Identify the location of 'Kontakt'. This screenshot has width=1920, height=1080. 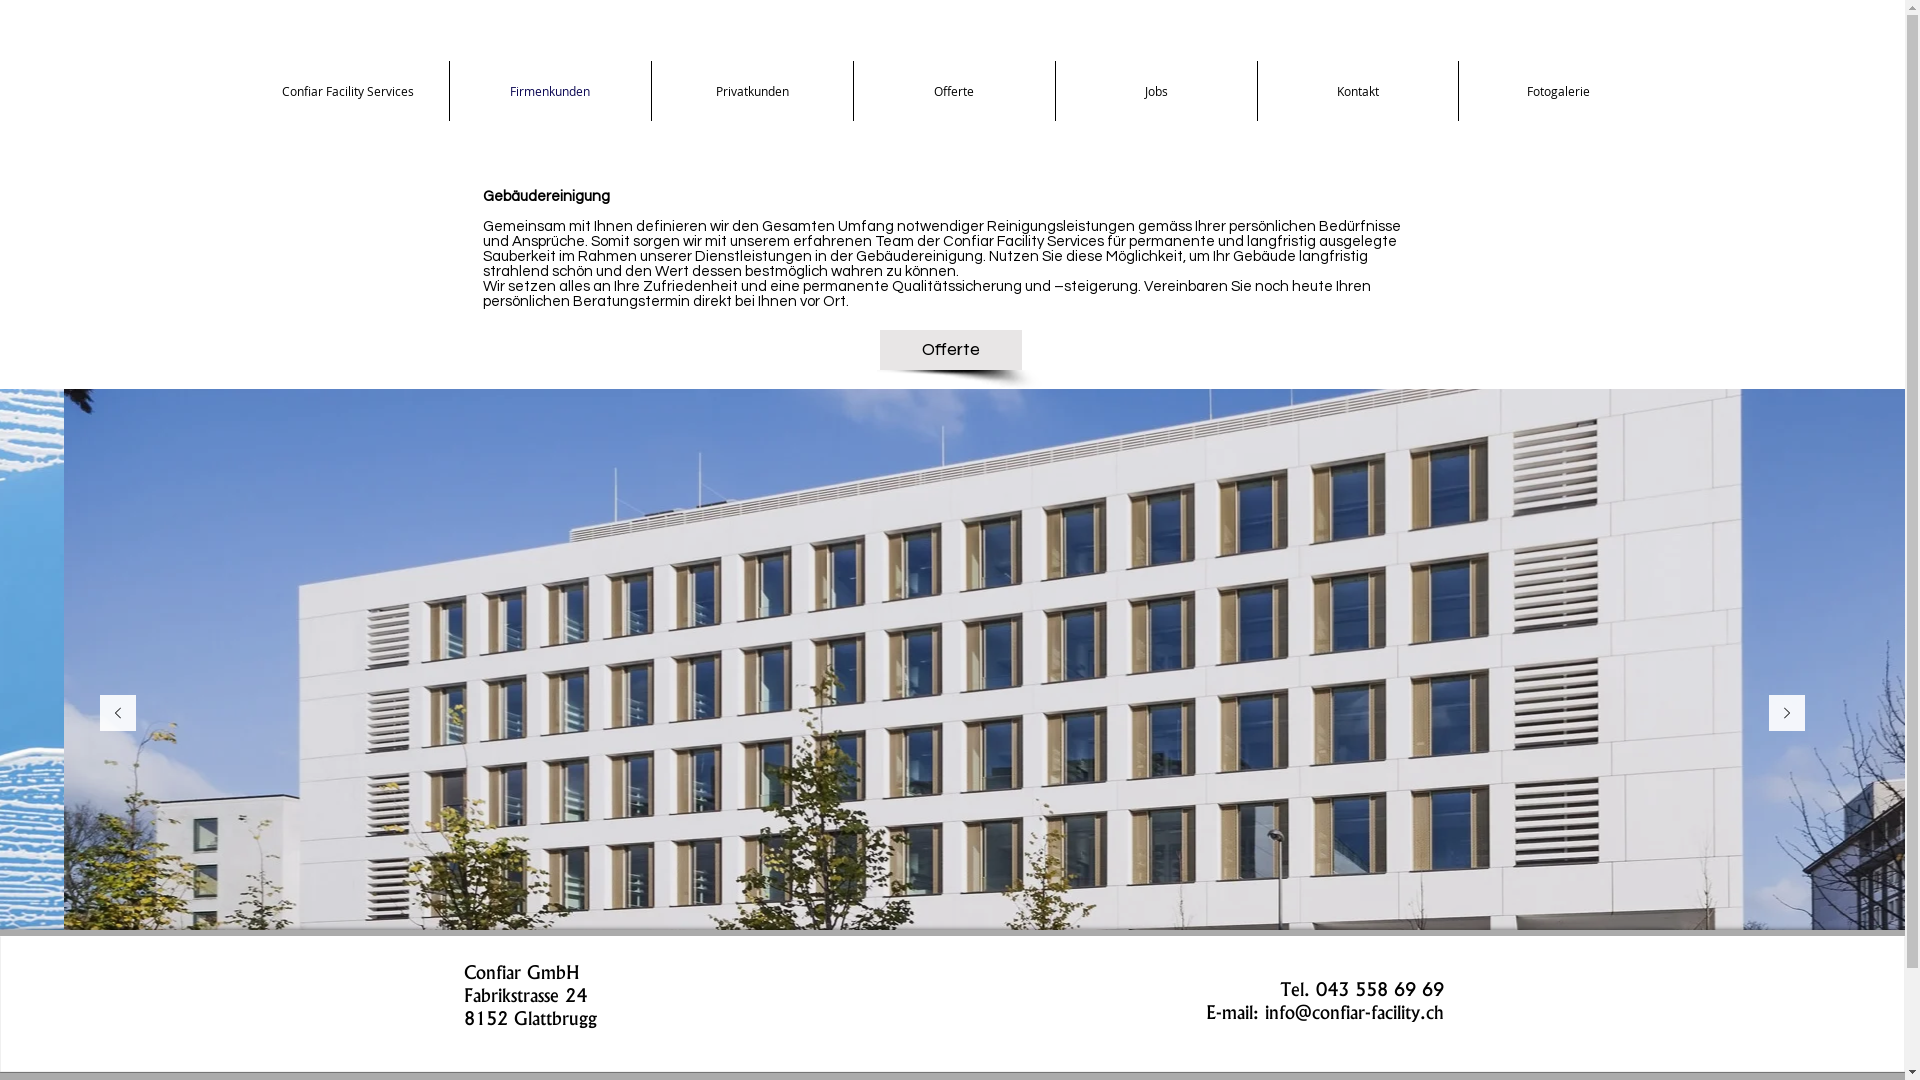
(1358, 91).